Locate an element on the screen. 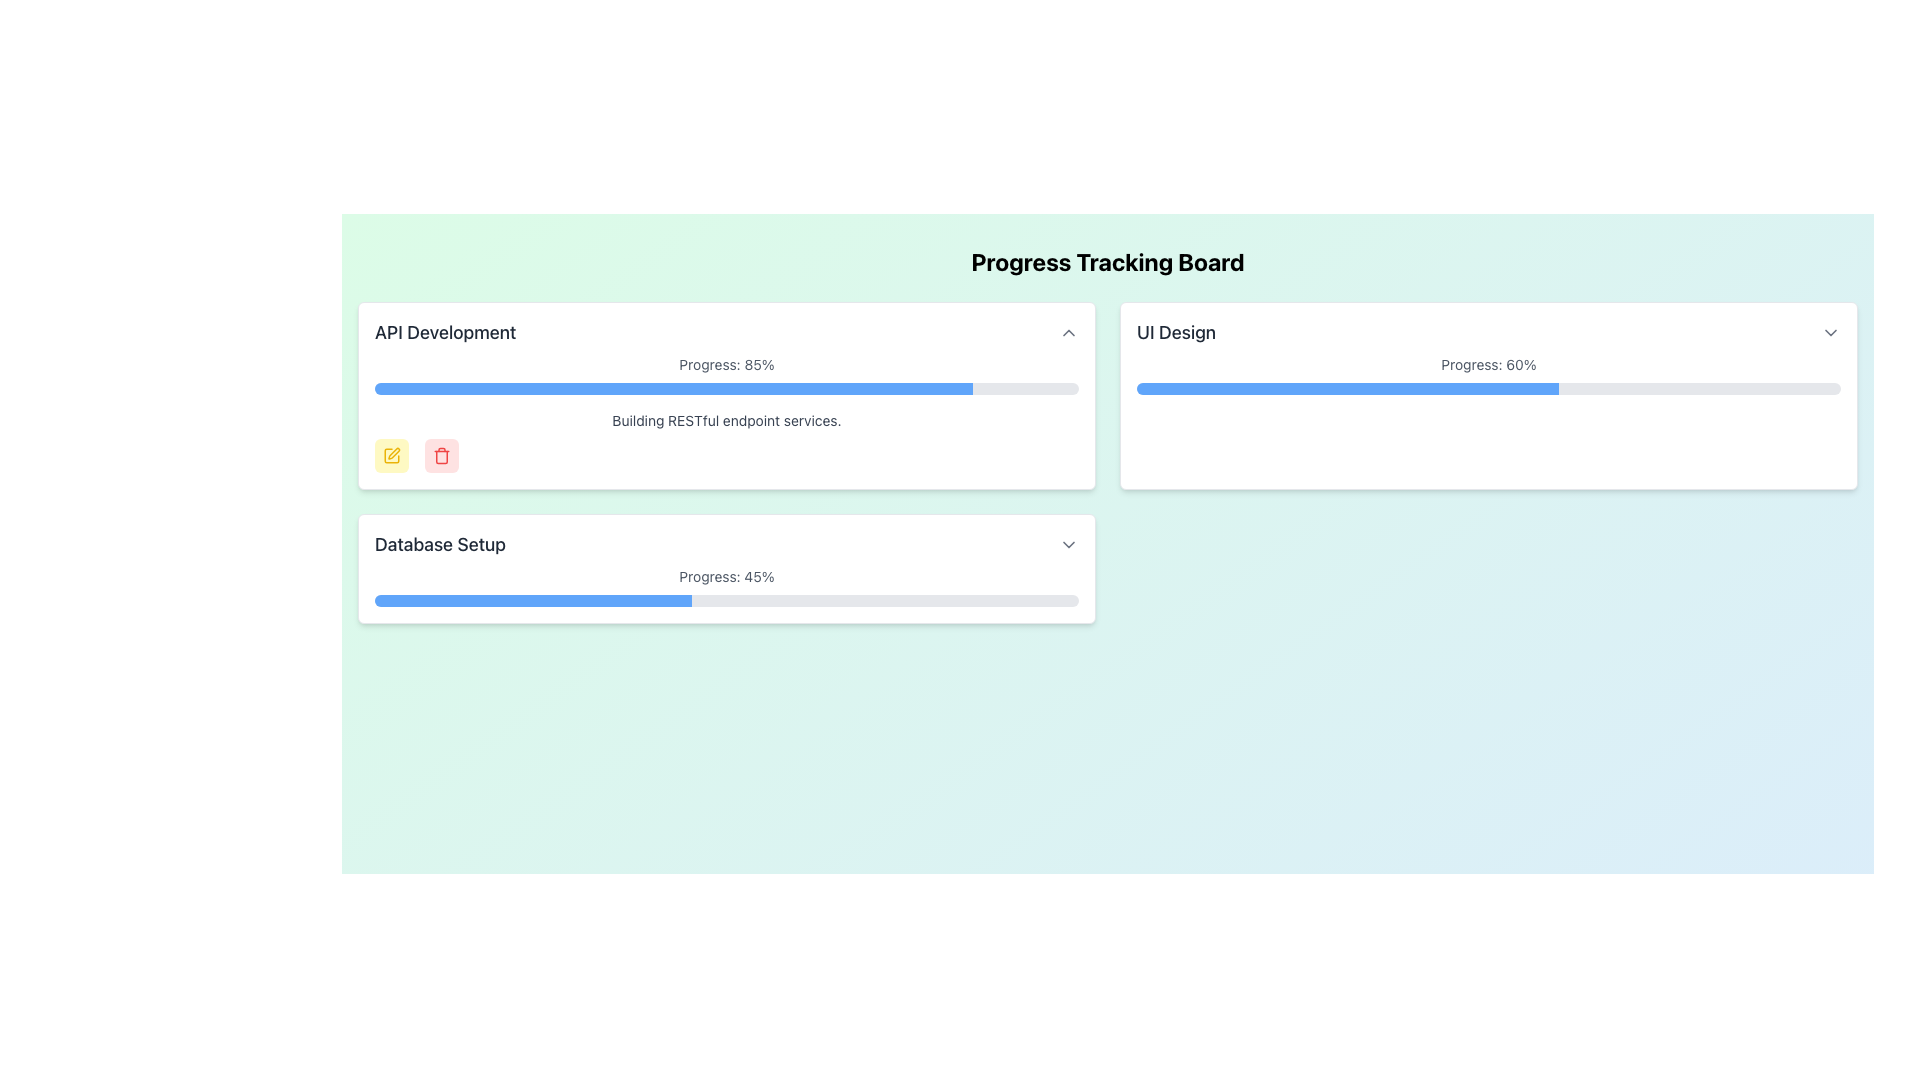 This screenshot has width=1920, height=1080. current progress percentage displayed in the static text element located within the 'Database Setup' card, which shows '45%' is located at coordinates (725, 577).